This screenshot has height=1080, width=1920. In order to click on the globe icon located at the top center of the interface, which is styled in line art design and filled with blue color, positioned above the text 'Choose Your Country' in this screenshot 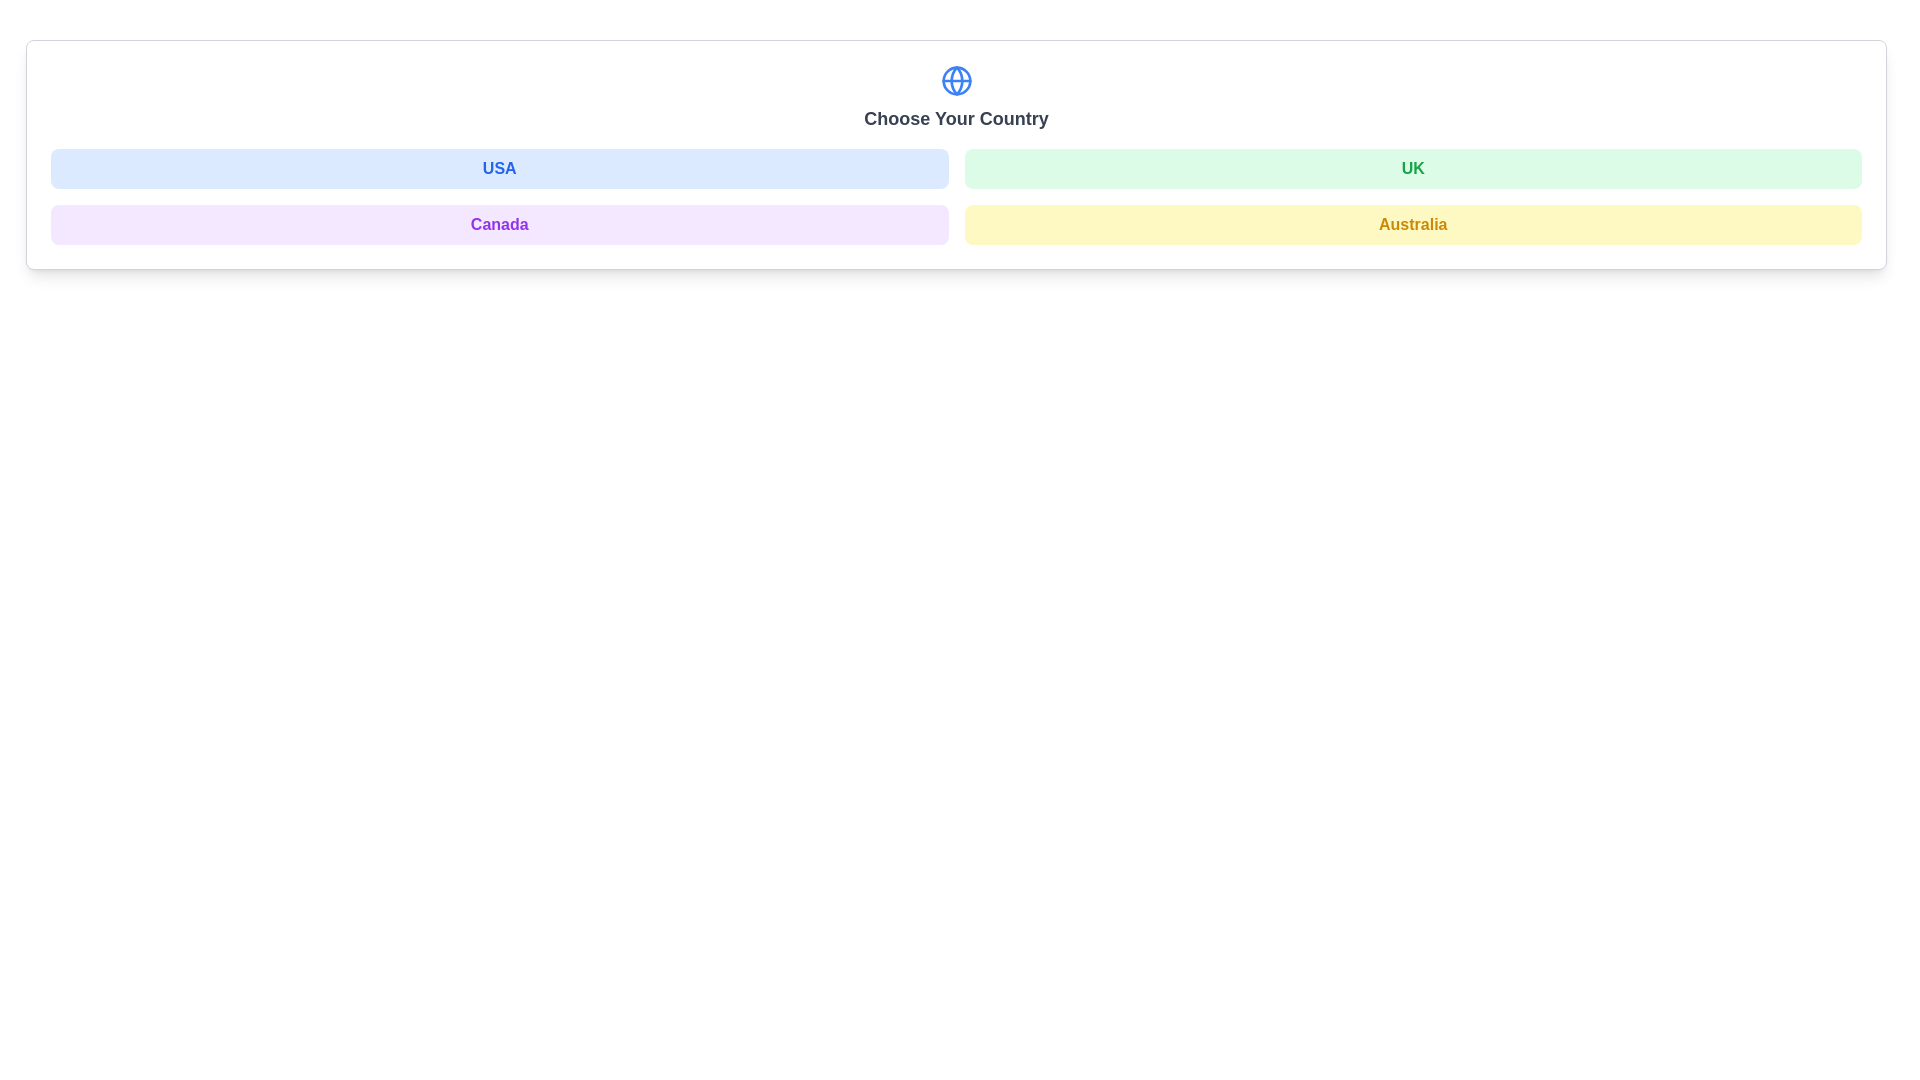, I will do `click(955, 80)`.